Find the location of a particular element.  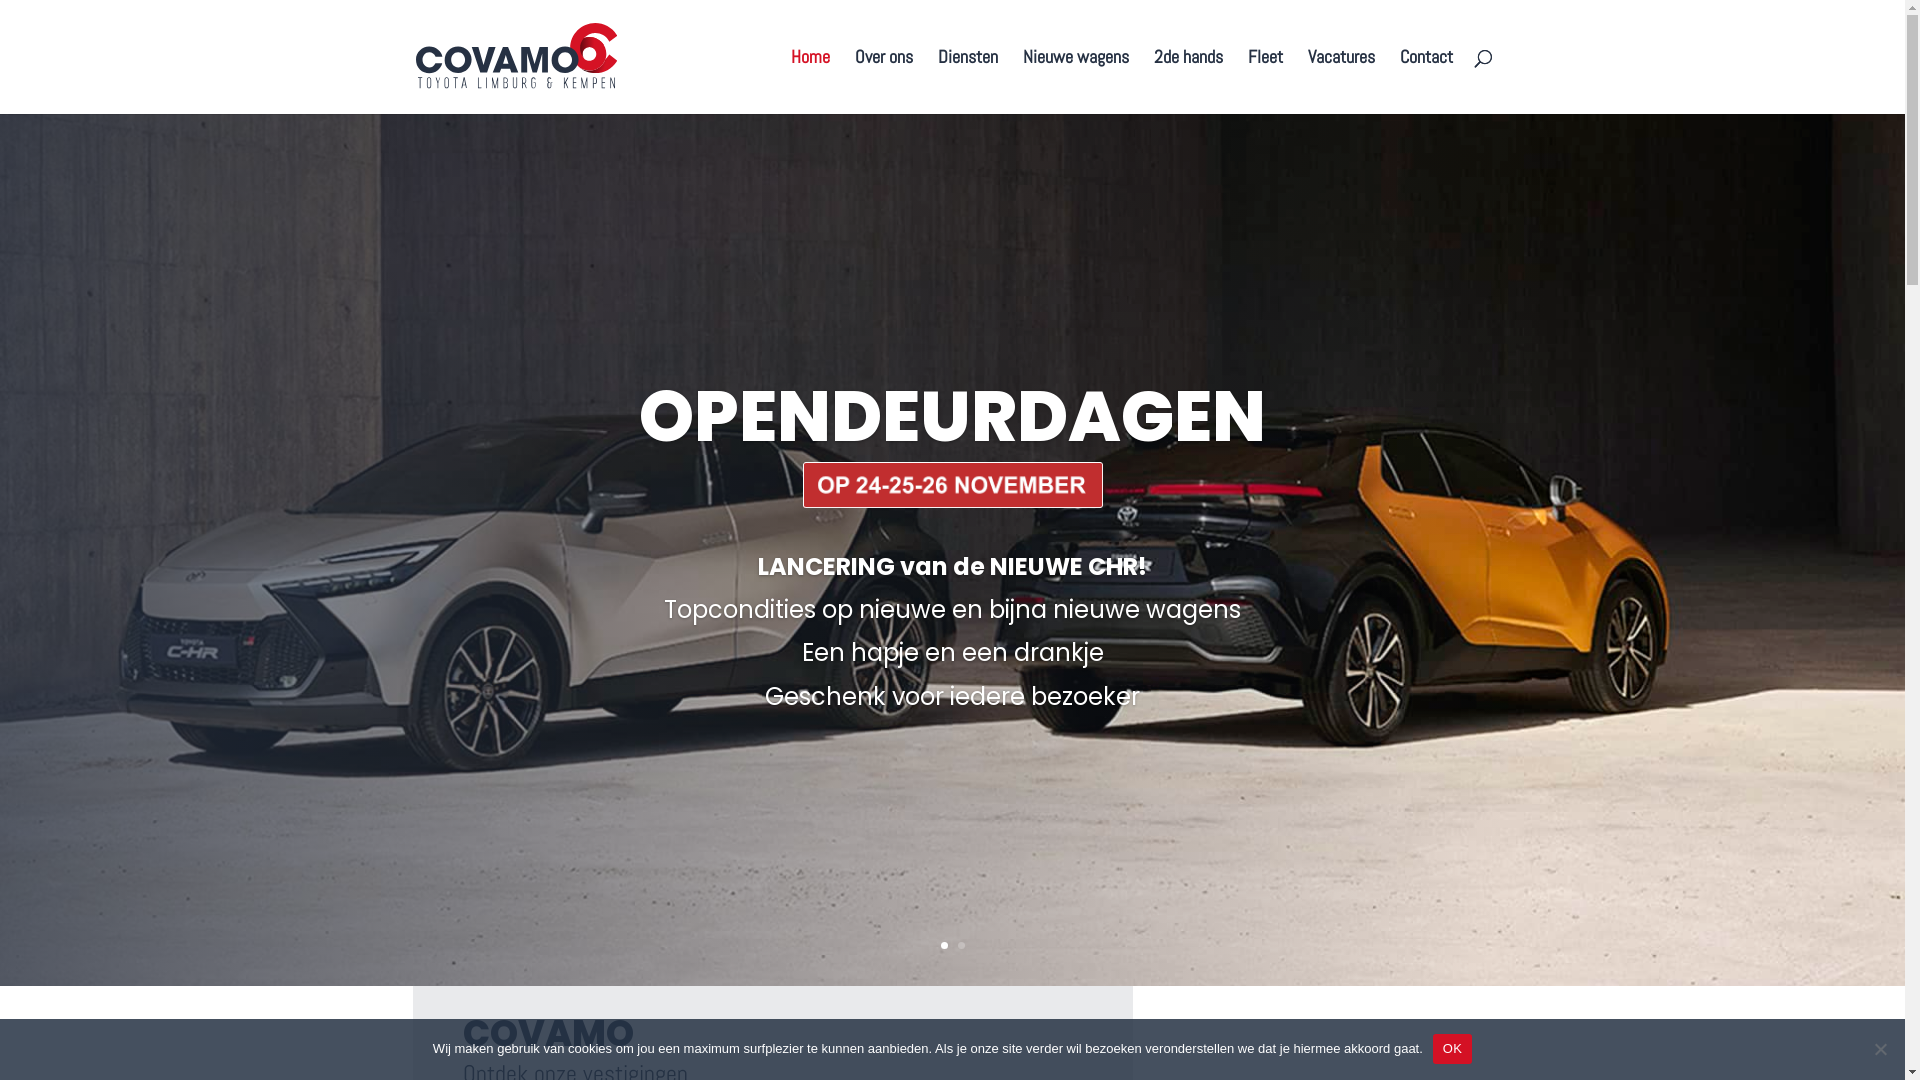

'Home' is located at coordinates (789, 80).